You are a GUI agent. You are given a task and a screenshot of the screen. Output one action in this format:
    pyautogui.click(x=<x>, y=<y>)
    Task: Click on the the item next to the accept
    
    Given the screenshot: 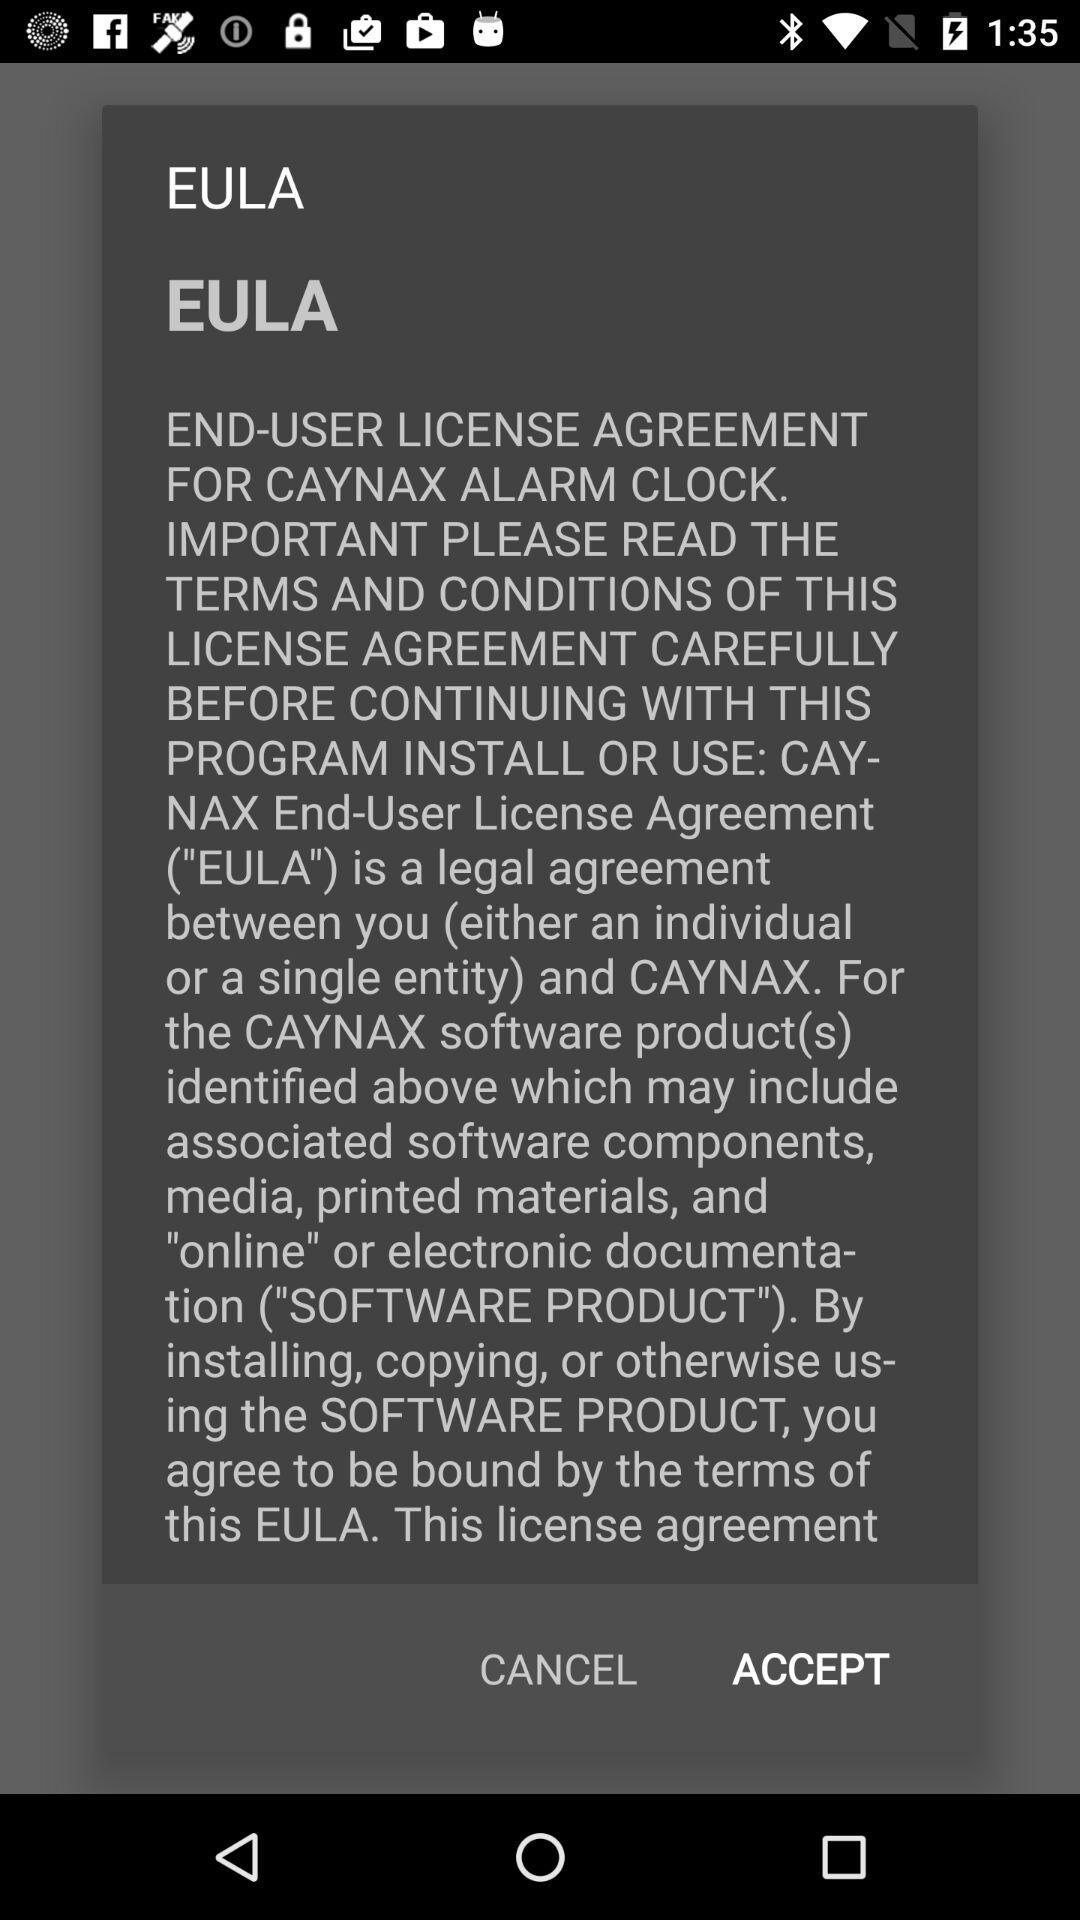 What is the action you would take?
    pyautogui.click(x=558, y=1668)
    